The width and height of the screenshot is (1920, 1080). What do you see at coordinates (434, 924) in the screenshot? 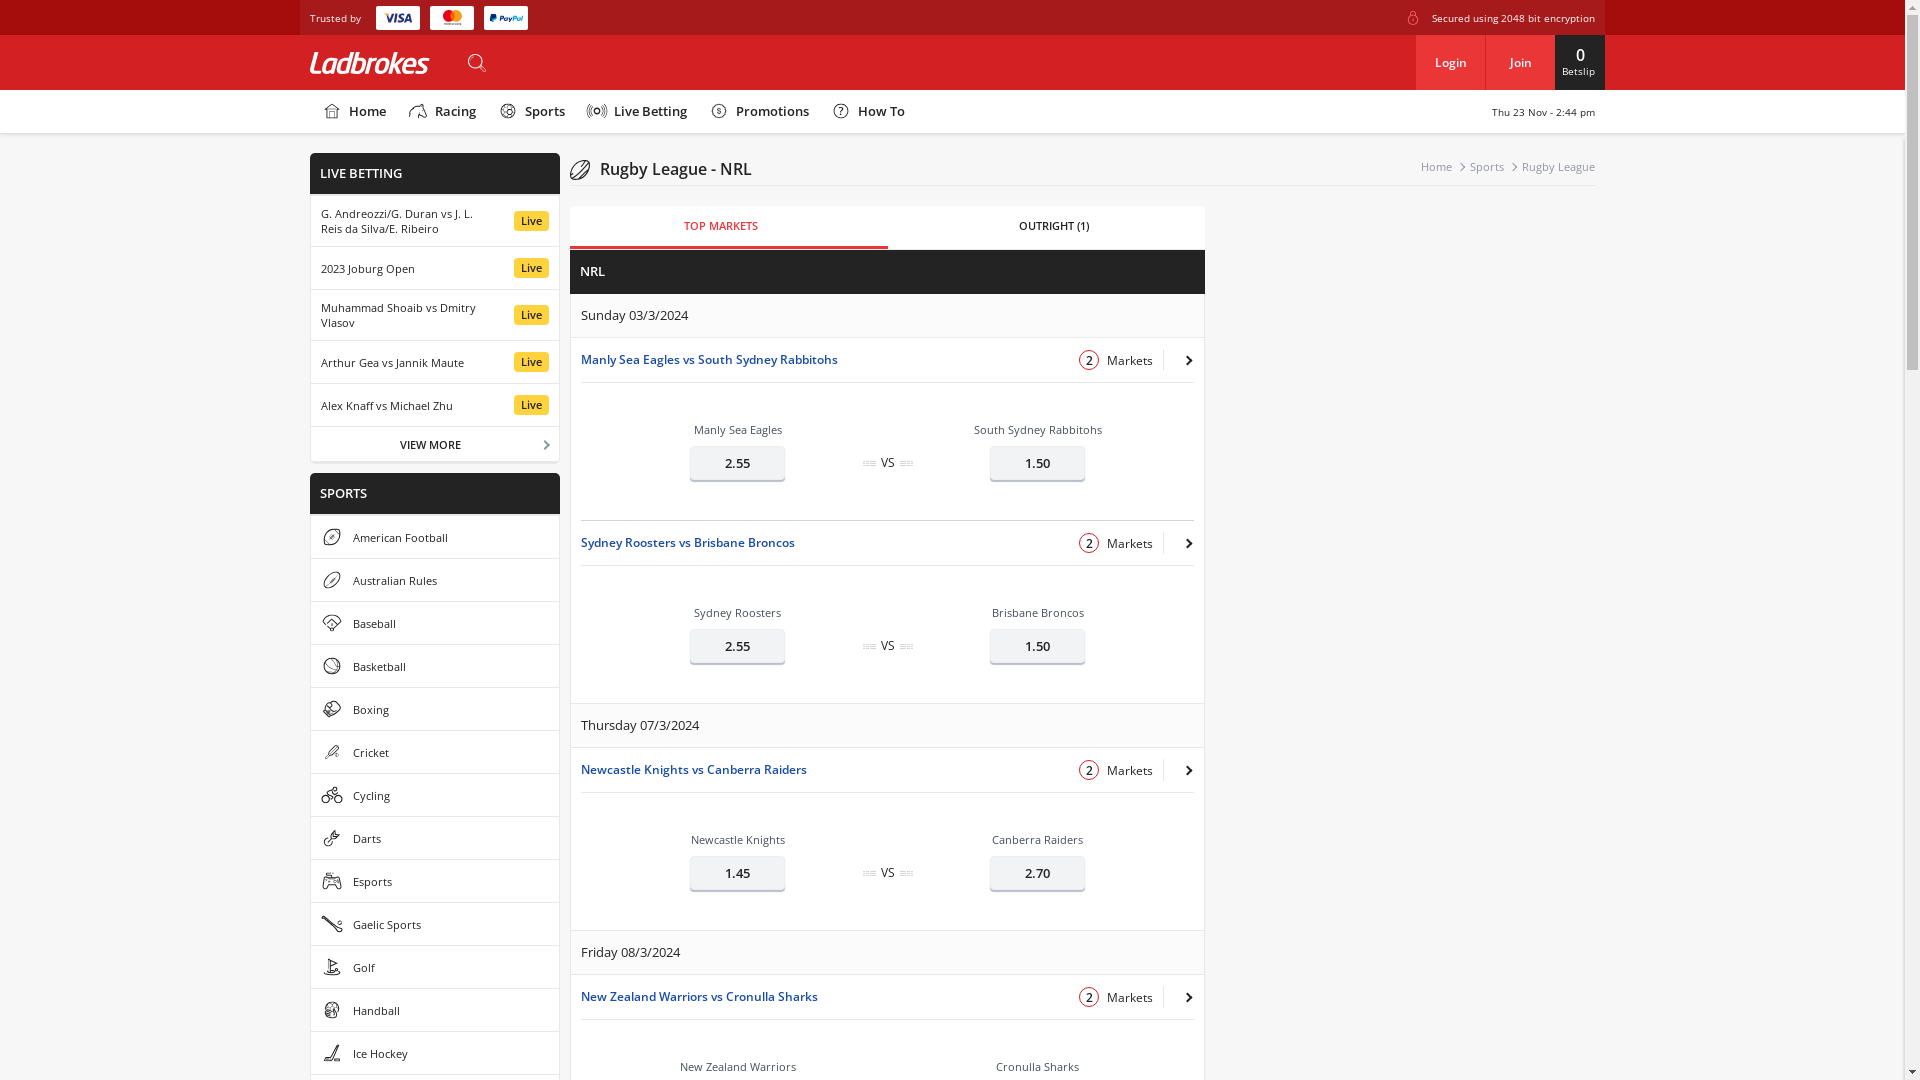
I see `'Gaelic Sports'` at bounding box center [434, 924].